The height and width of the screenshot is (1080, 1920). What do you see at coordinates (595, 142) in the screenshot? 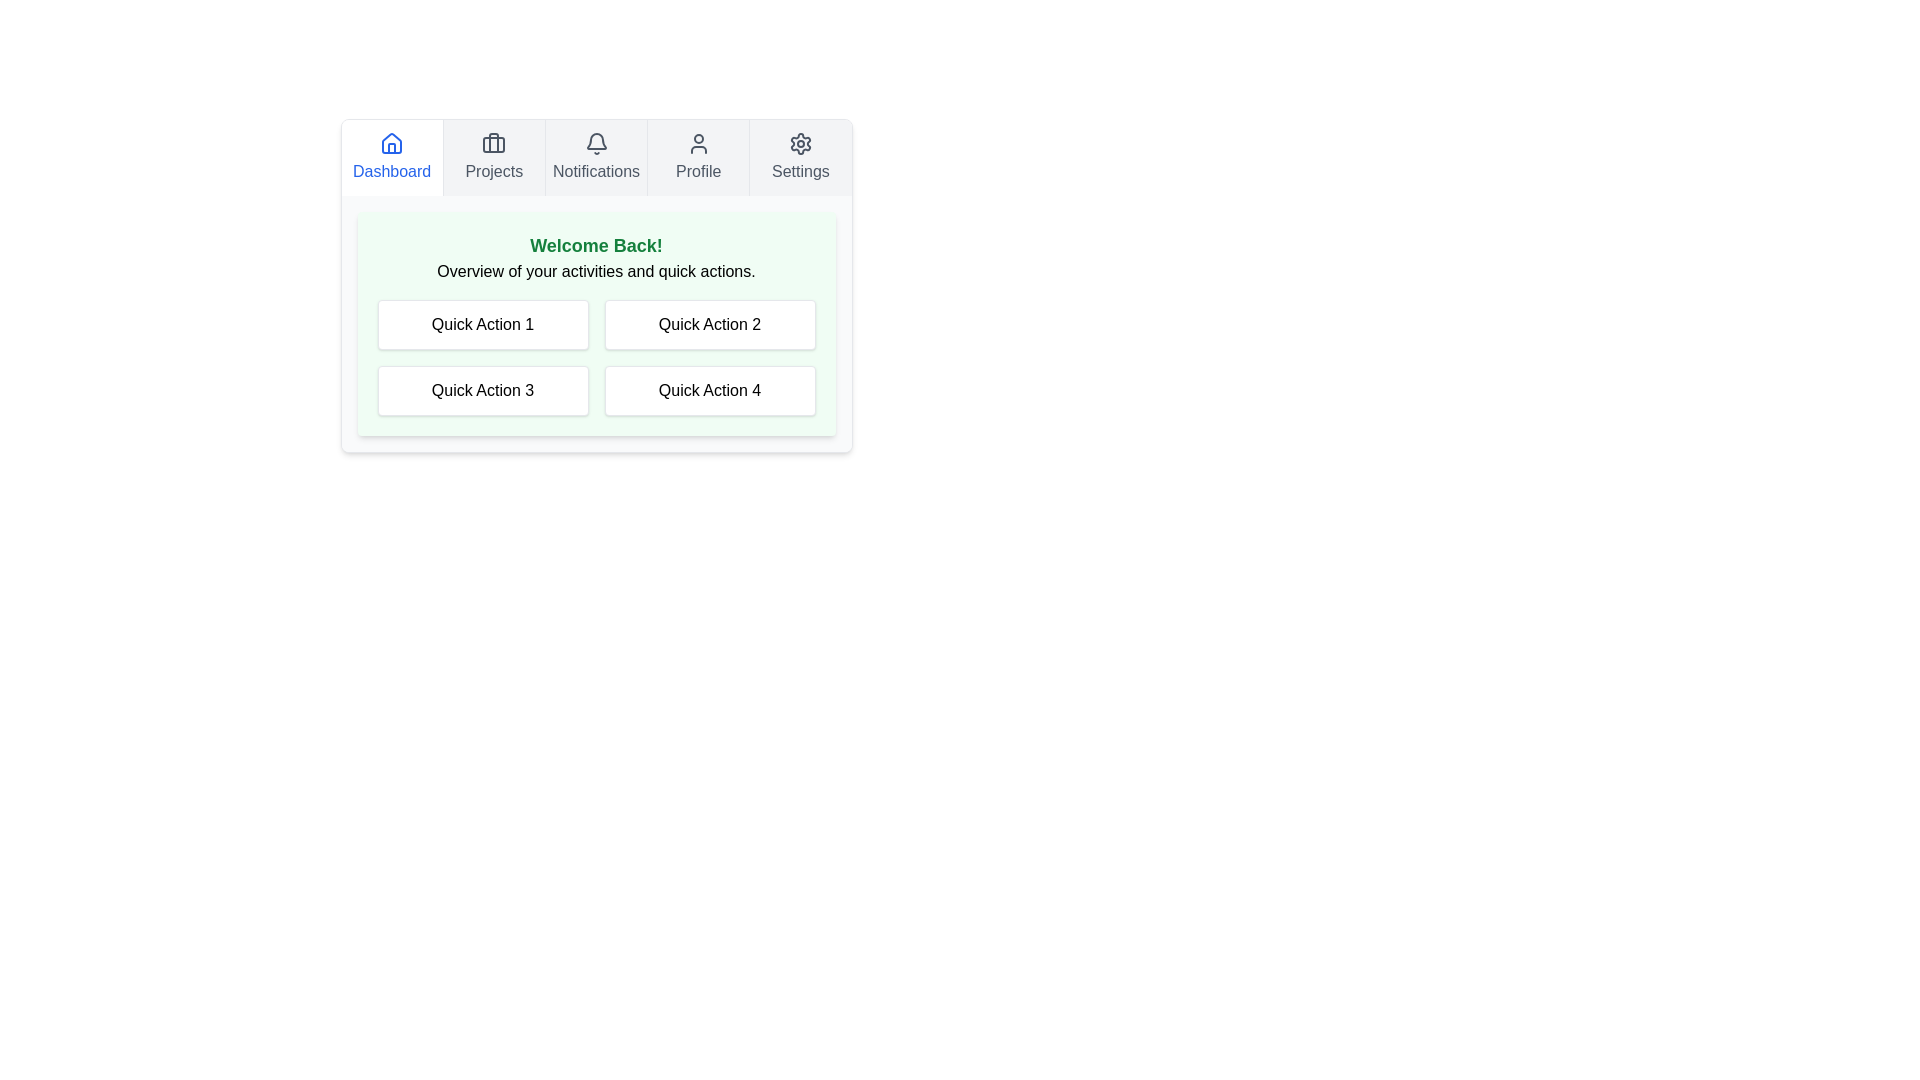
I see `the bell icon located centrally on the top navigation bar` at bounding box center [595, 142].